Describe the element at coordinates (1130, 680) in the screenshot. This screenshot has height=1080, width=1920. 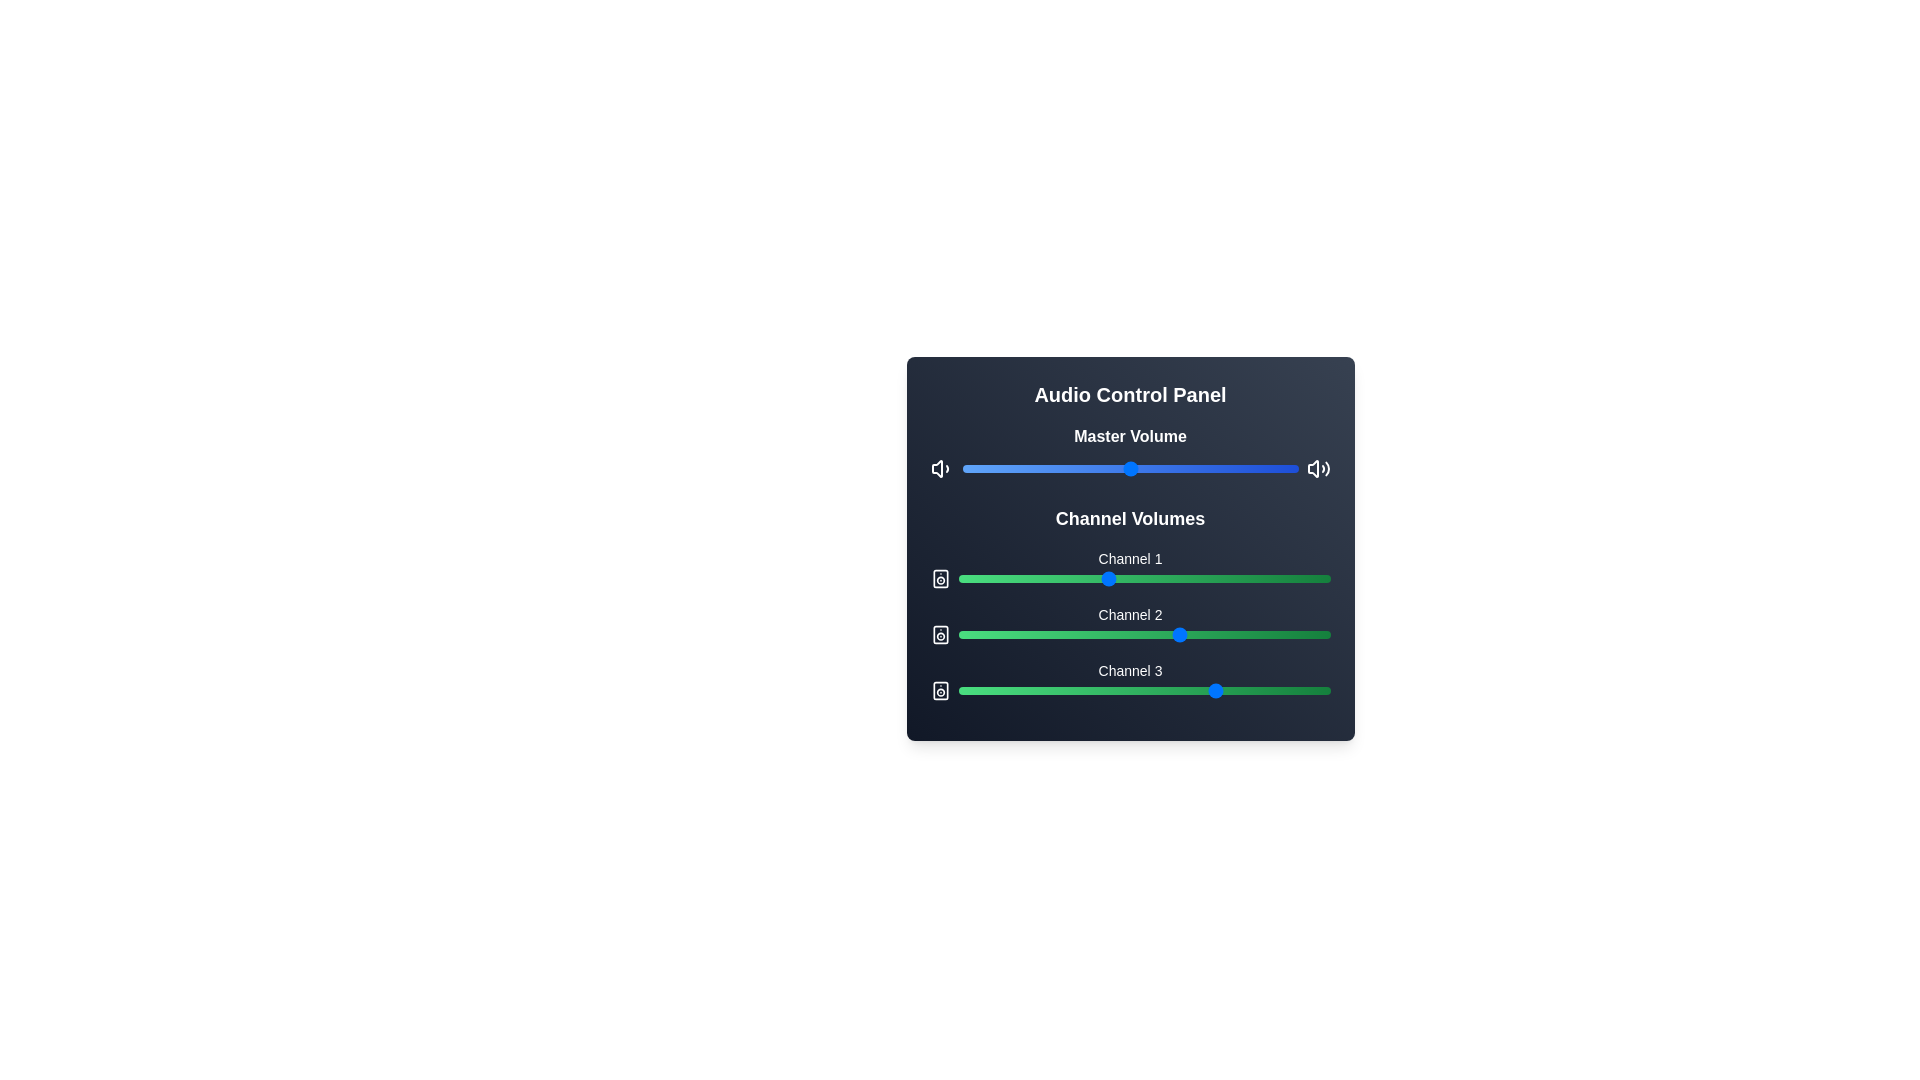
I see `the volume slider for 'Channel 3'` at that location.